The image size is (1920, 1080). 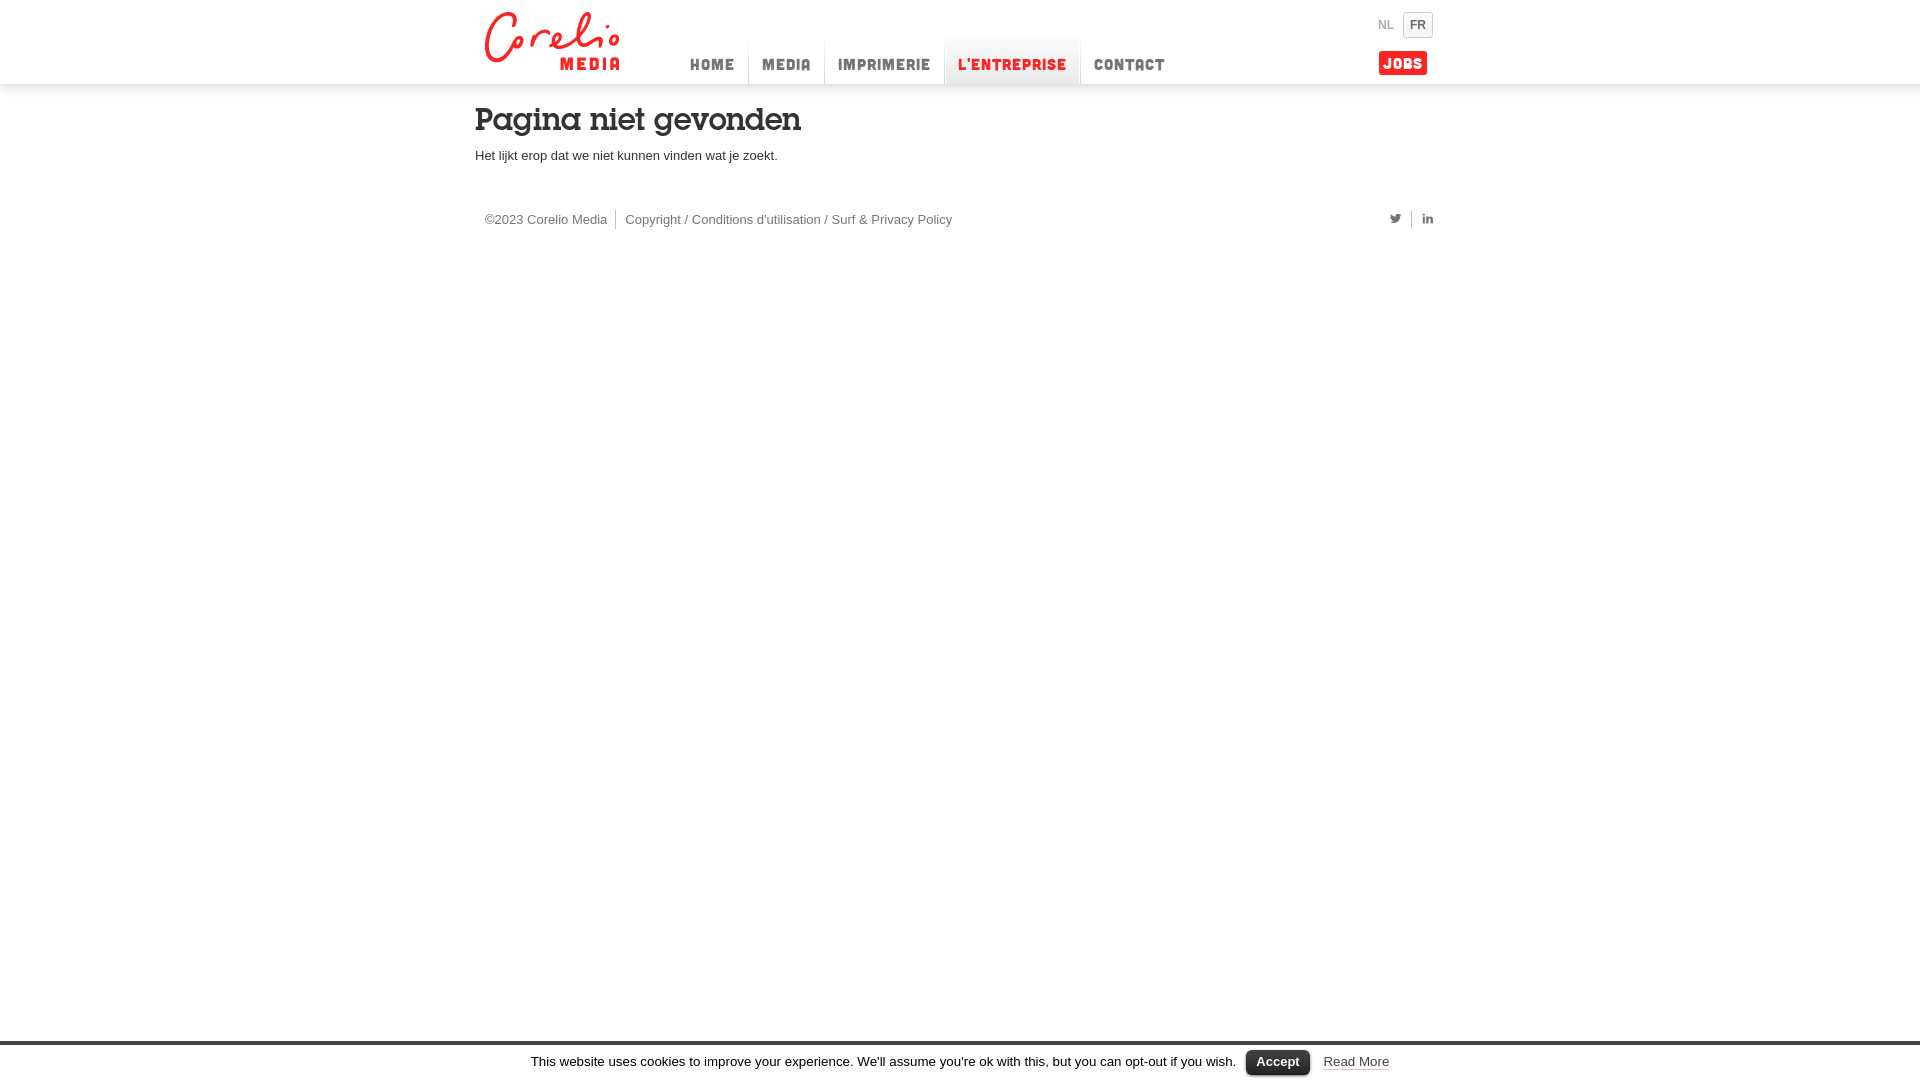 I want to click on 'CONTACT', so click(x=1129, y=57).